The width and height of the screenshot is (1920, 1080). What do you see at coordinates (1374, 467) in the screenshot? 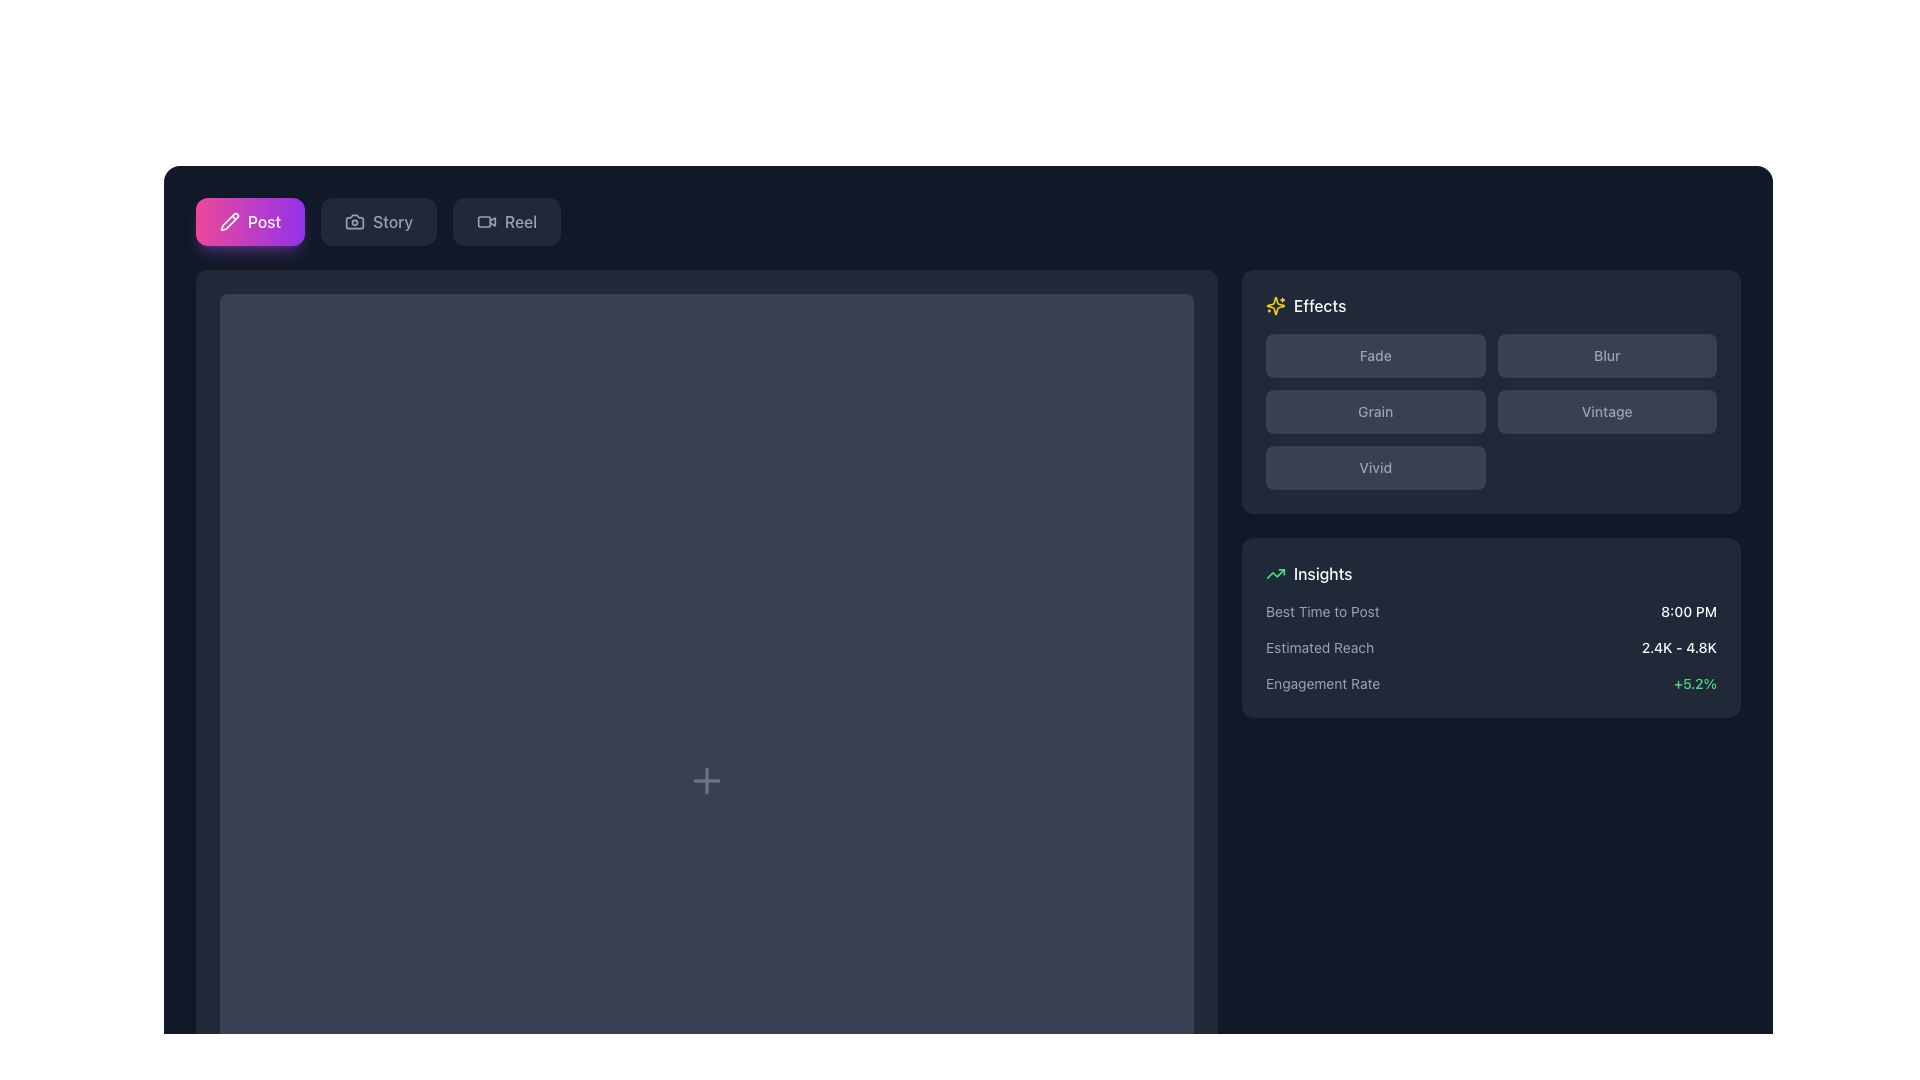
I see `the 'Vivid' button, which is a rectangular button with rounded corners located in the bottom-left corner of the grid titled 'Effects'. It displays lighter gray text when hovered, indicating interactivity` at bounding box center [1374, 467].